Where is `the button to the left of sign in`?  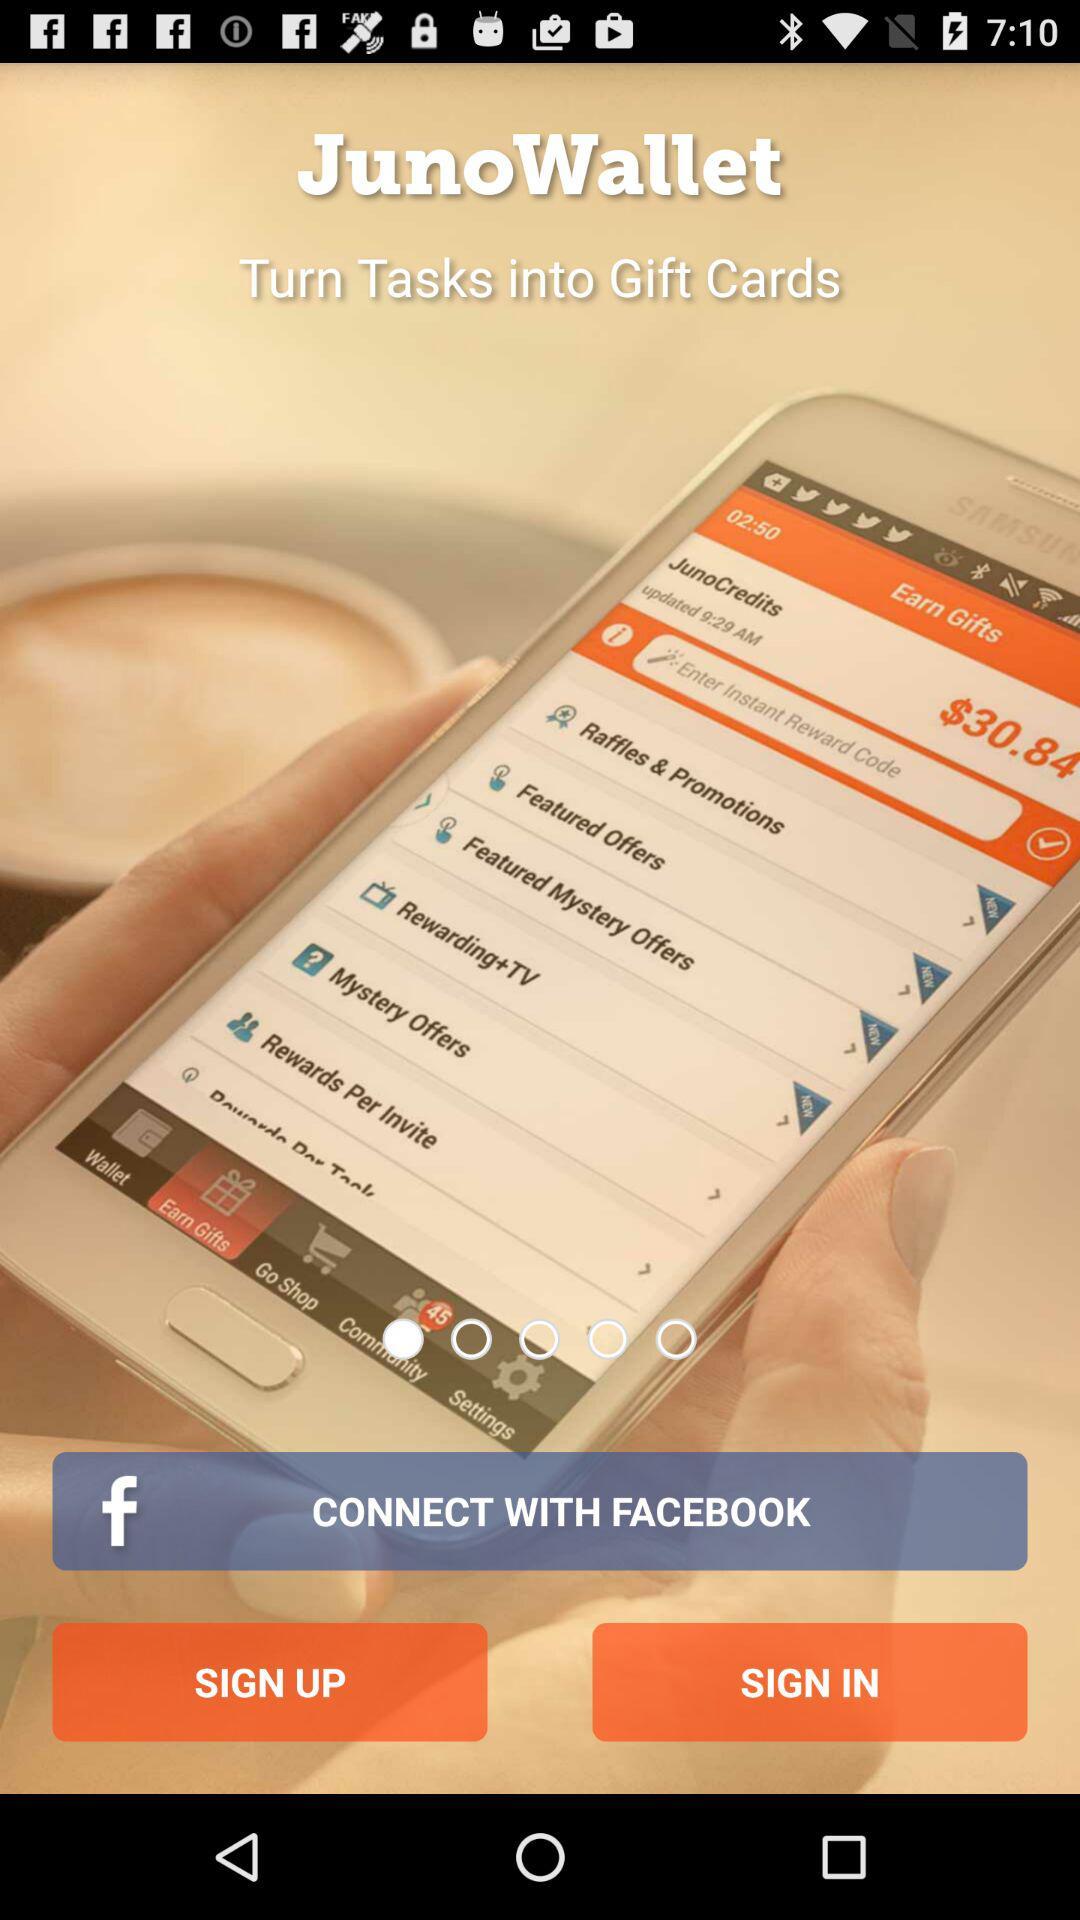
the button to the left of sign in is located at coordinates (270, 1681).